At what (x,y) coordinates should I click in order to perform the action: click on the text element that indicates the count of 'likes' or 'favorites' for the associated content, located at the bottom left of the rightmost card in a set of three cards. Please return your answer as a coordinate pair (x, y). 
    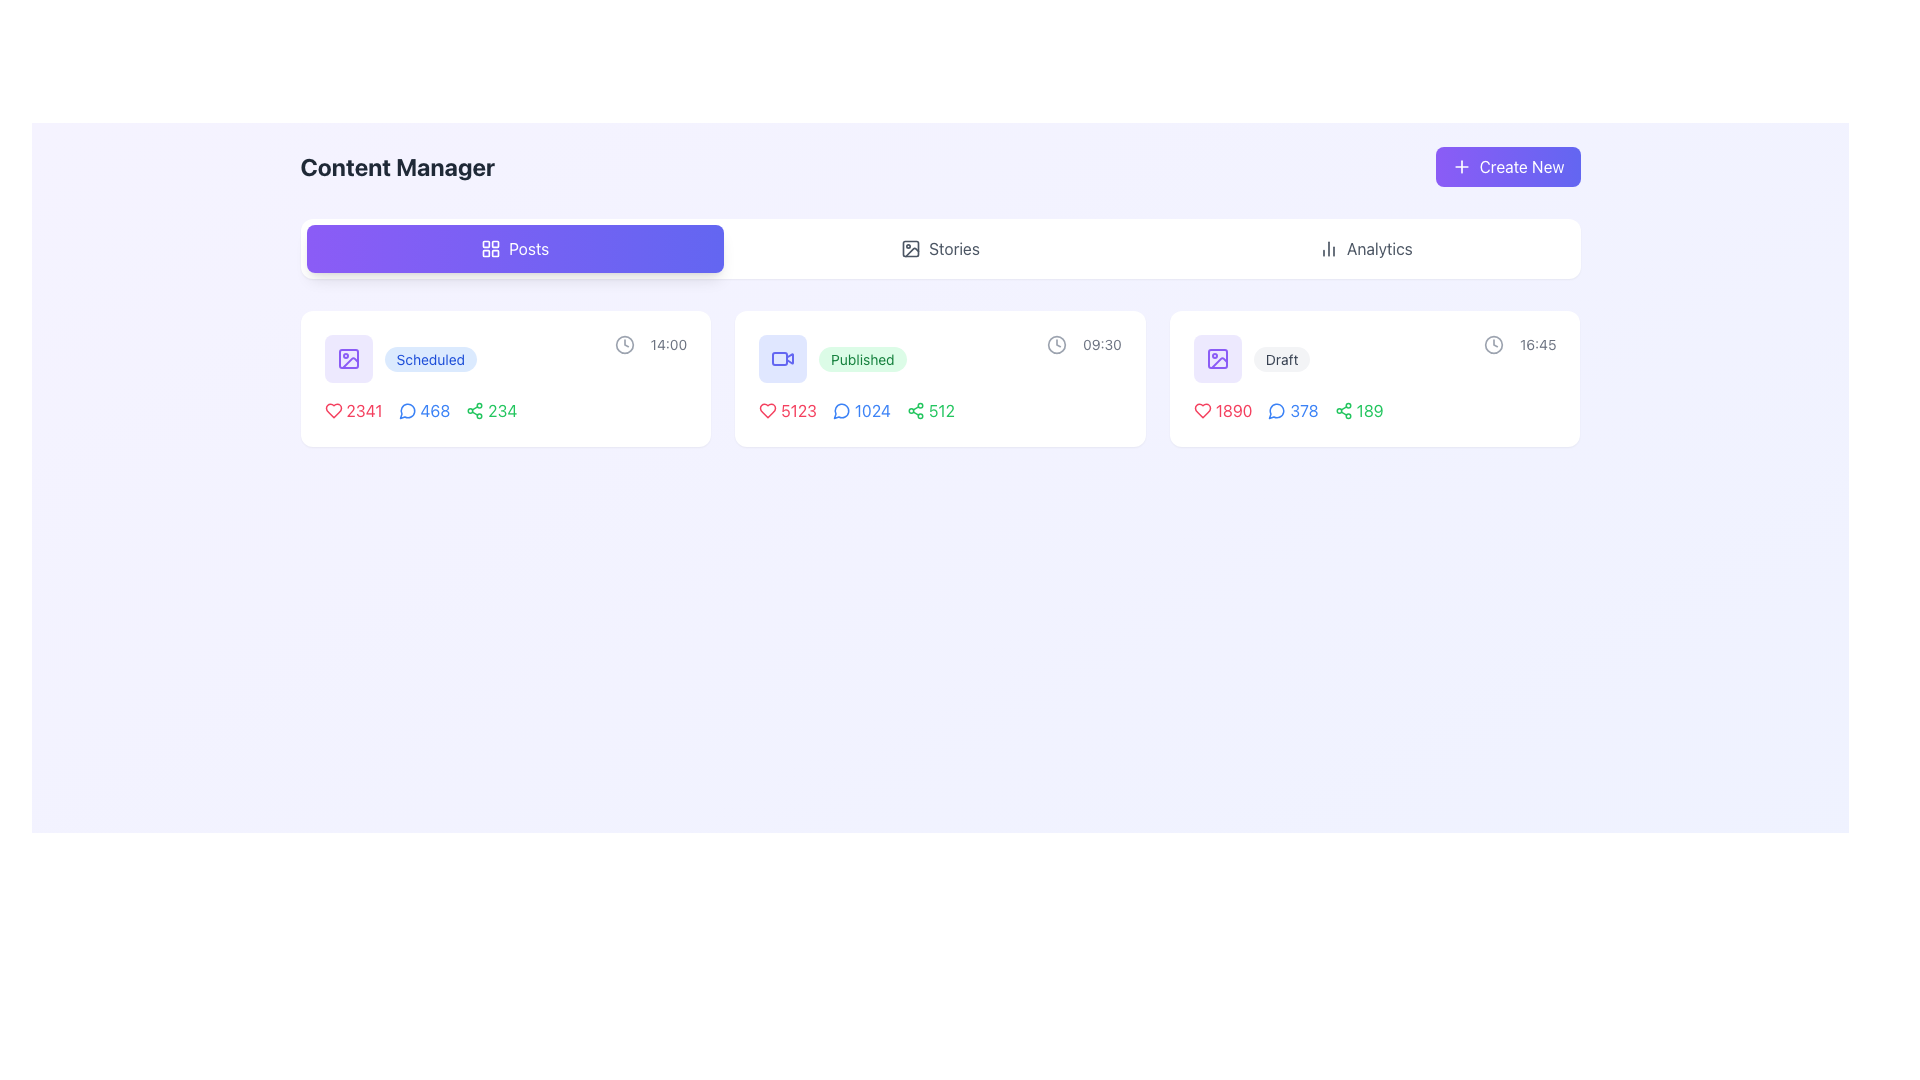
    Looking at the image, I should click on (1233, 410).